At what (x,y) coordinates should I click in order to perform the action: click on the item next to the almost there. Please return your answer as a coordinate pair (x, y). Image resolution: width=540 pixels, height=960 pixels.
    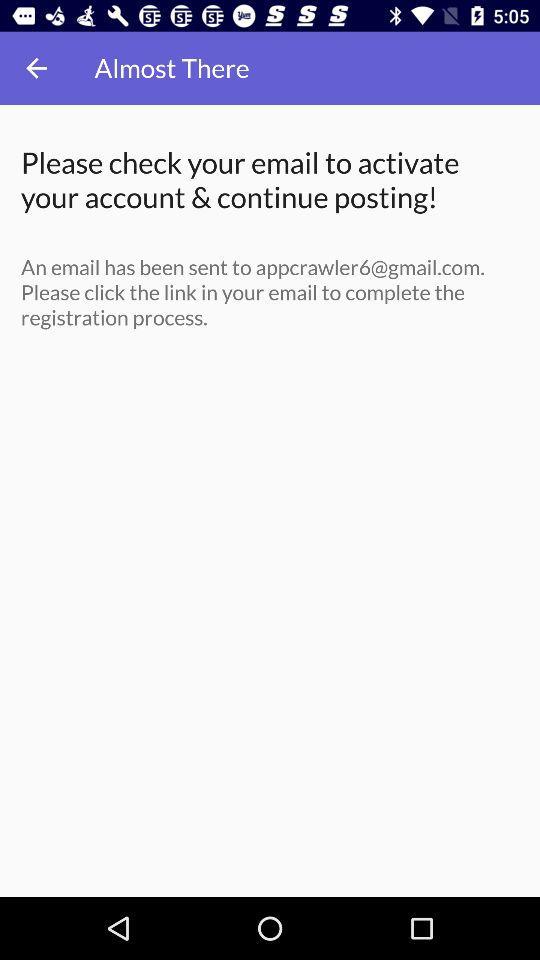
    Looking at the image, I should click on (36, 68).